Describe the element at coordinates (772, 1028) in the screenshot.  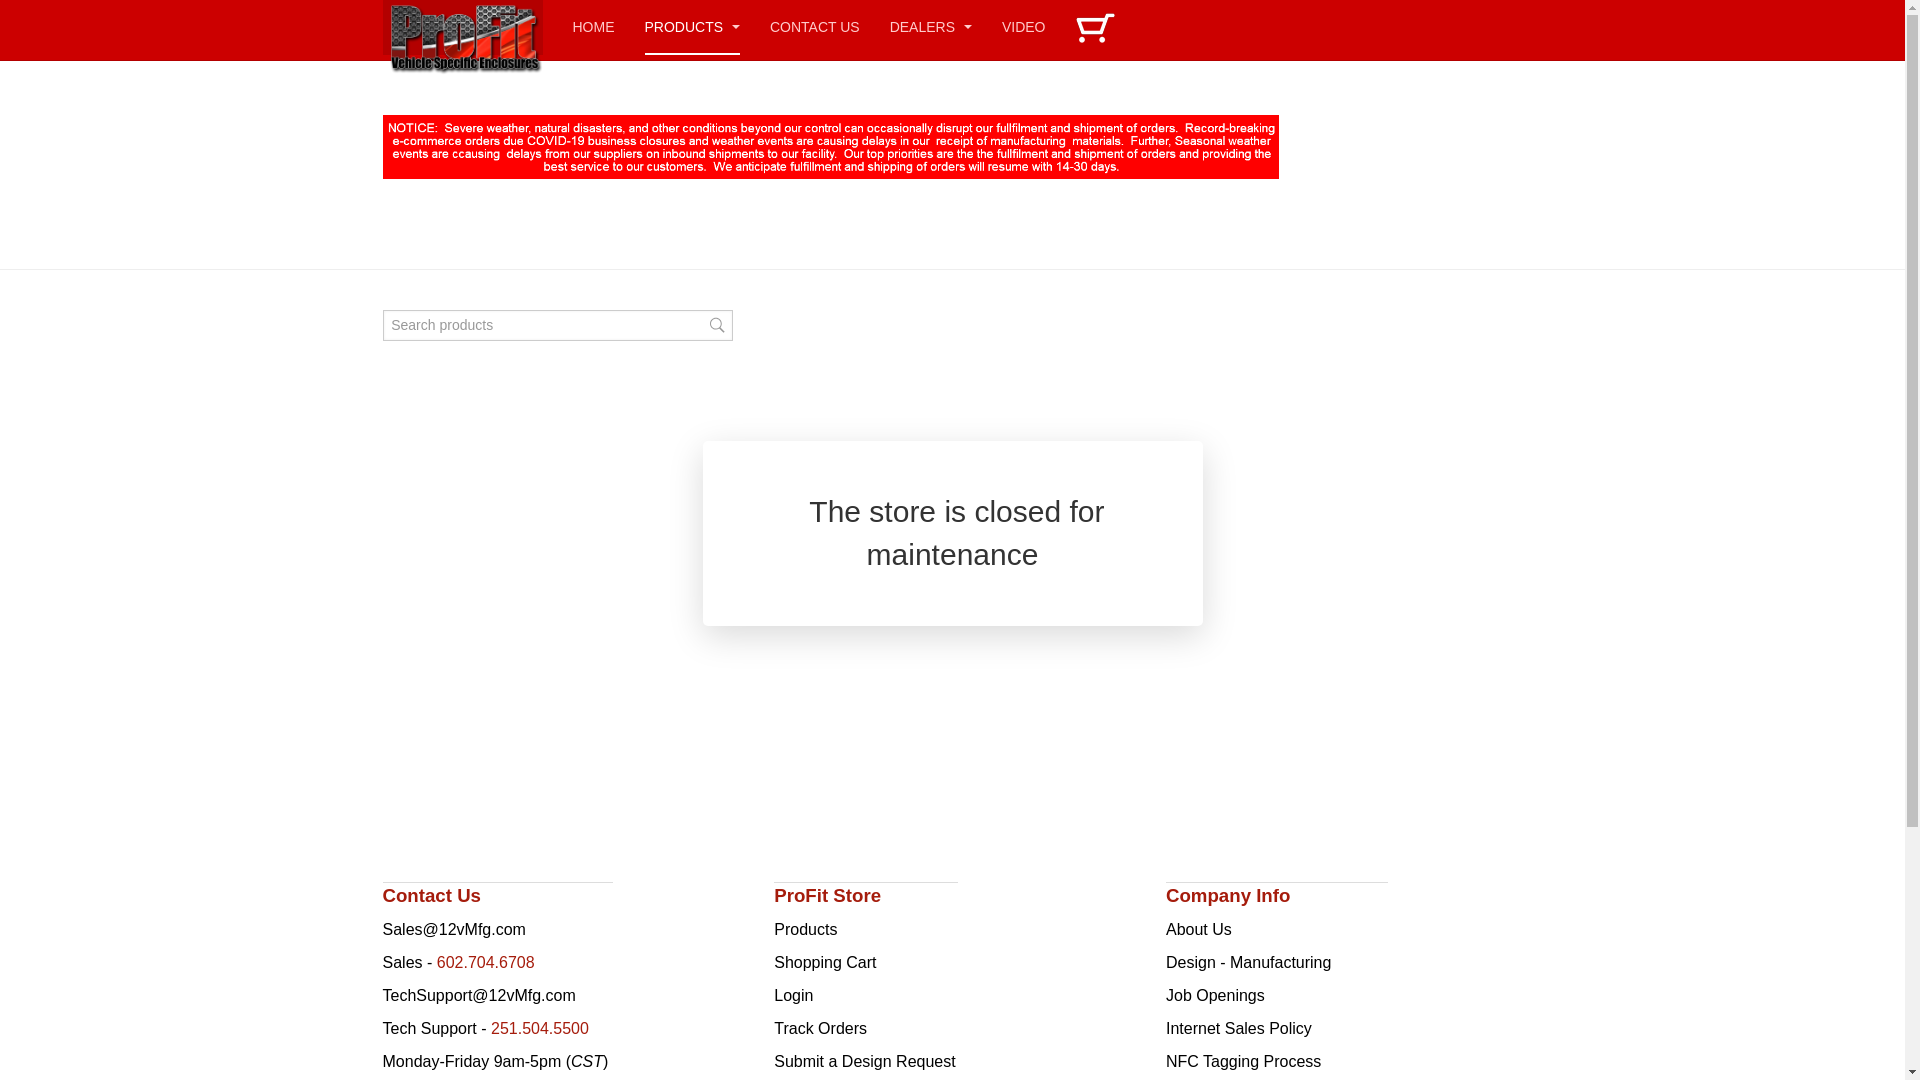
I see `'Track Orders'` at that location.